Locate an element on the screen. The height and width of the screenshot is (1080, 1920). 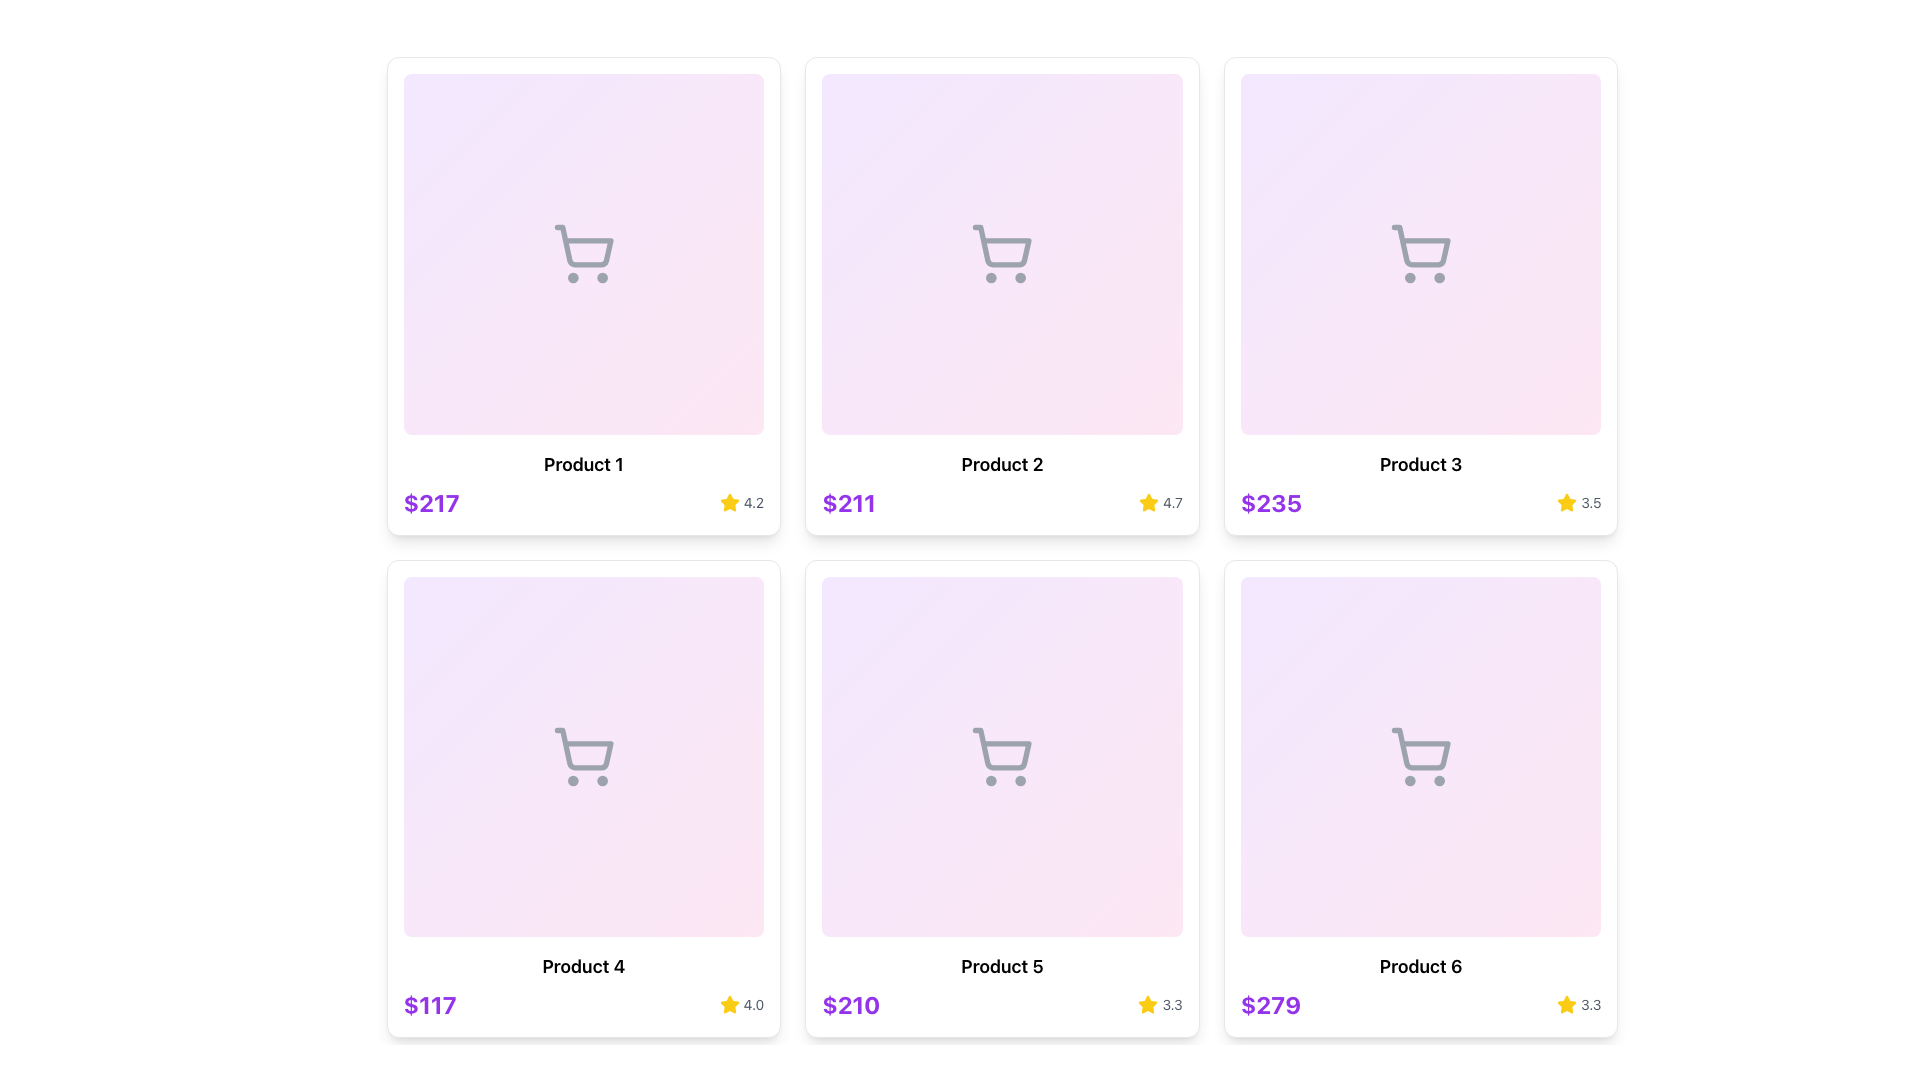
the text element displaying the numeric value '3.5', which is located adjacent to a yellow star icon in the 'Product 3' card is located at coordinates (1590, 501).